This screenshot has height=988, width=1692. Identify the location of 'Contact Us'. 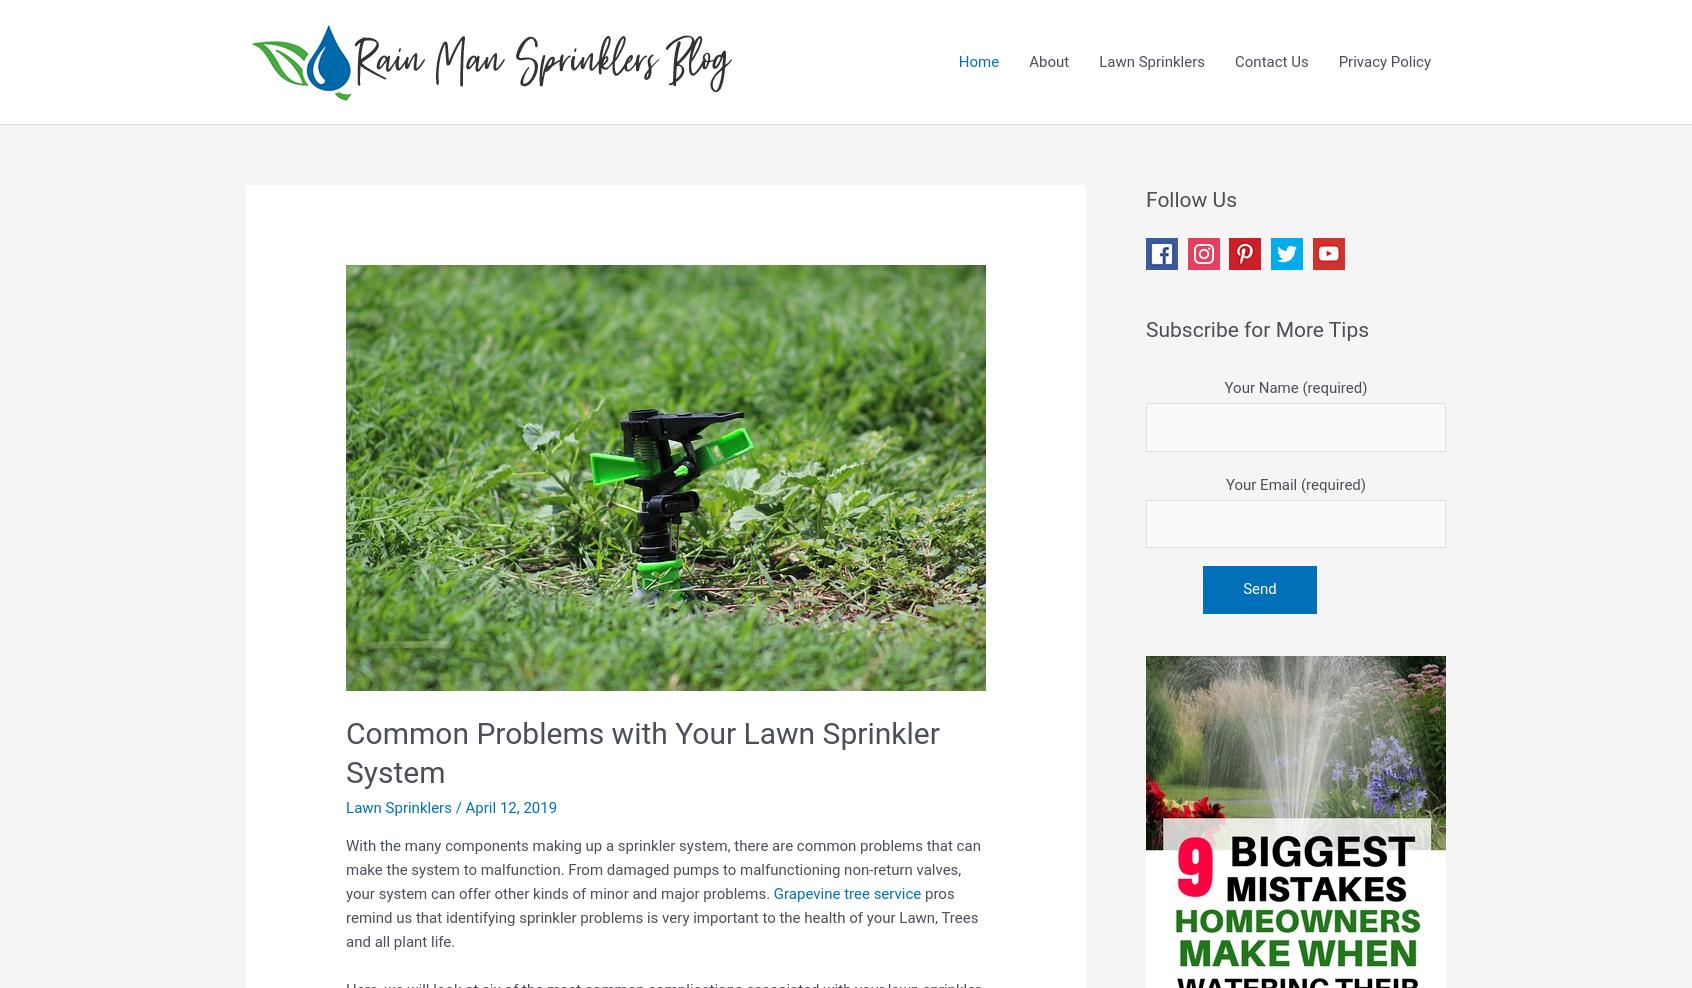
(1234, 61).